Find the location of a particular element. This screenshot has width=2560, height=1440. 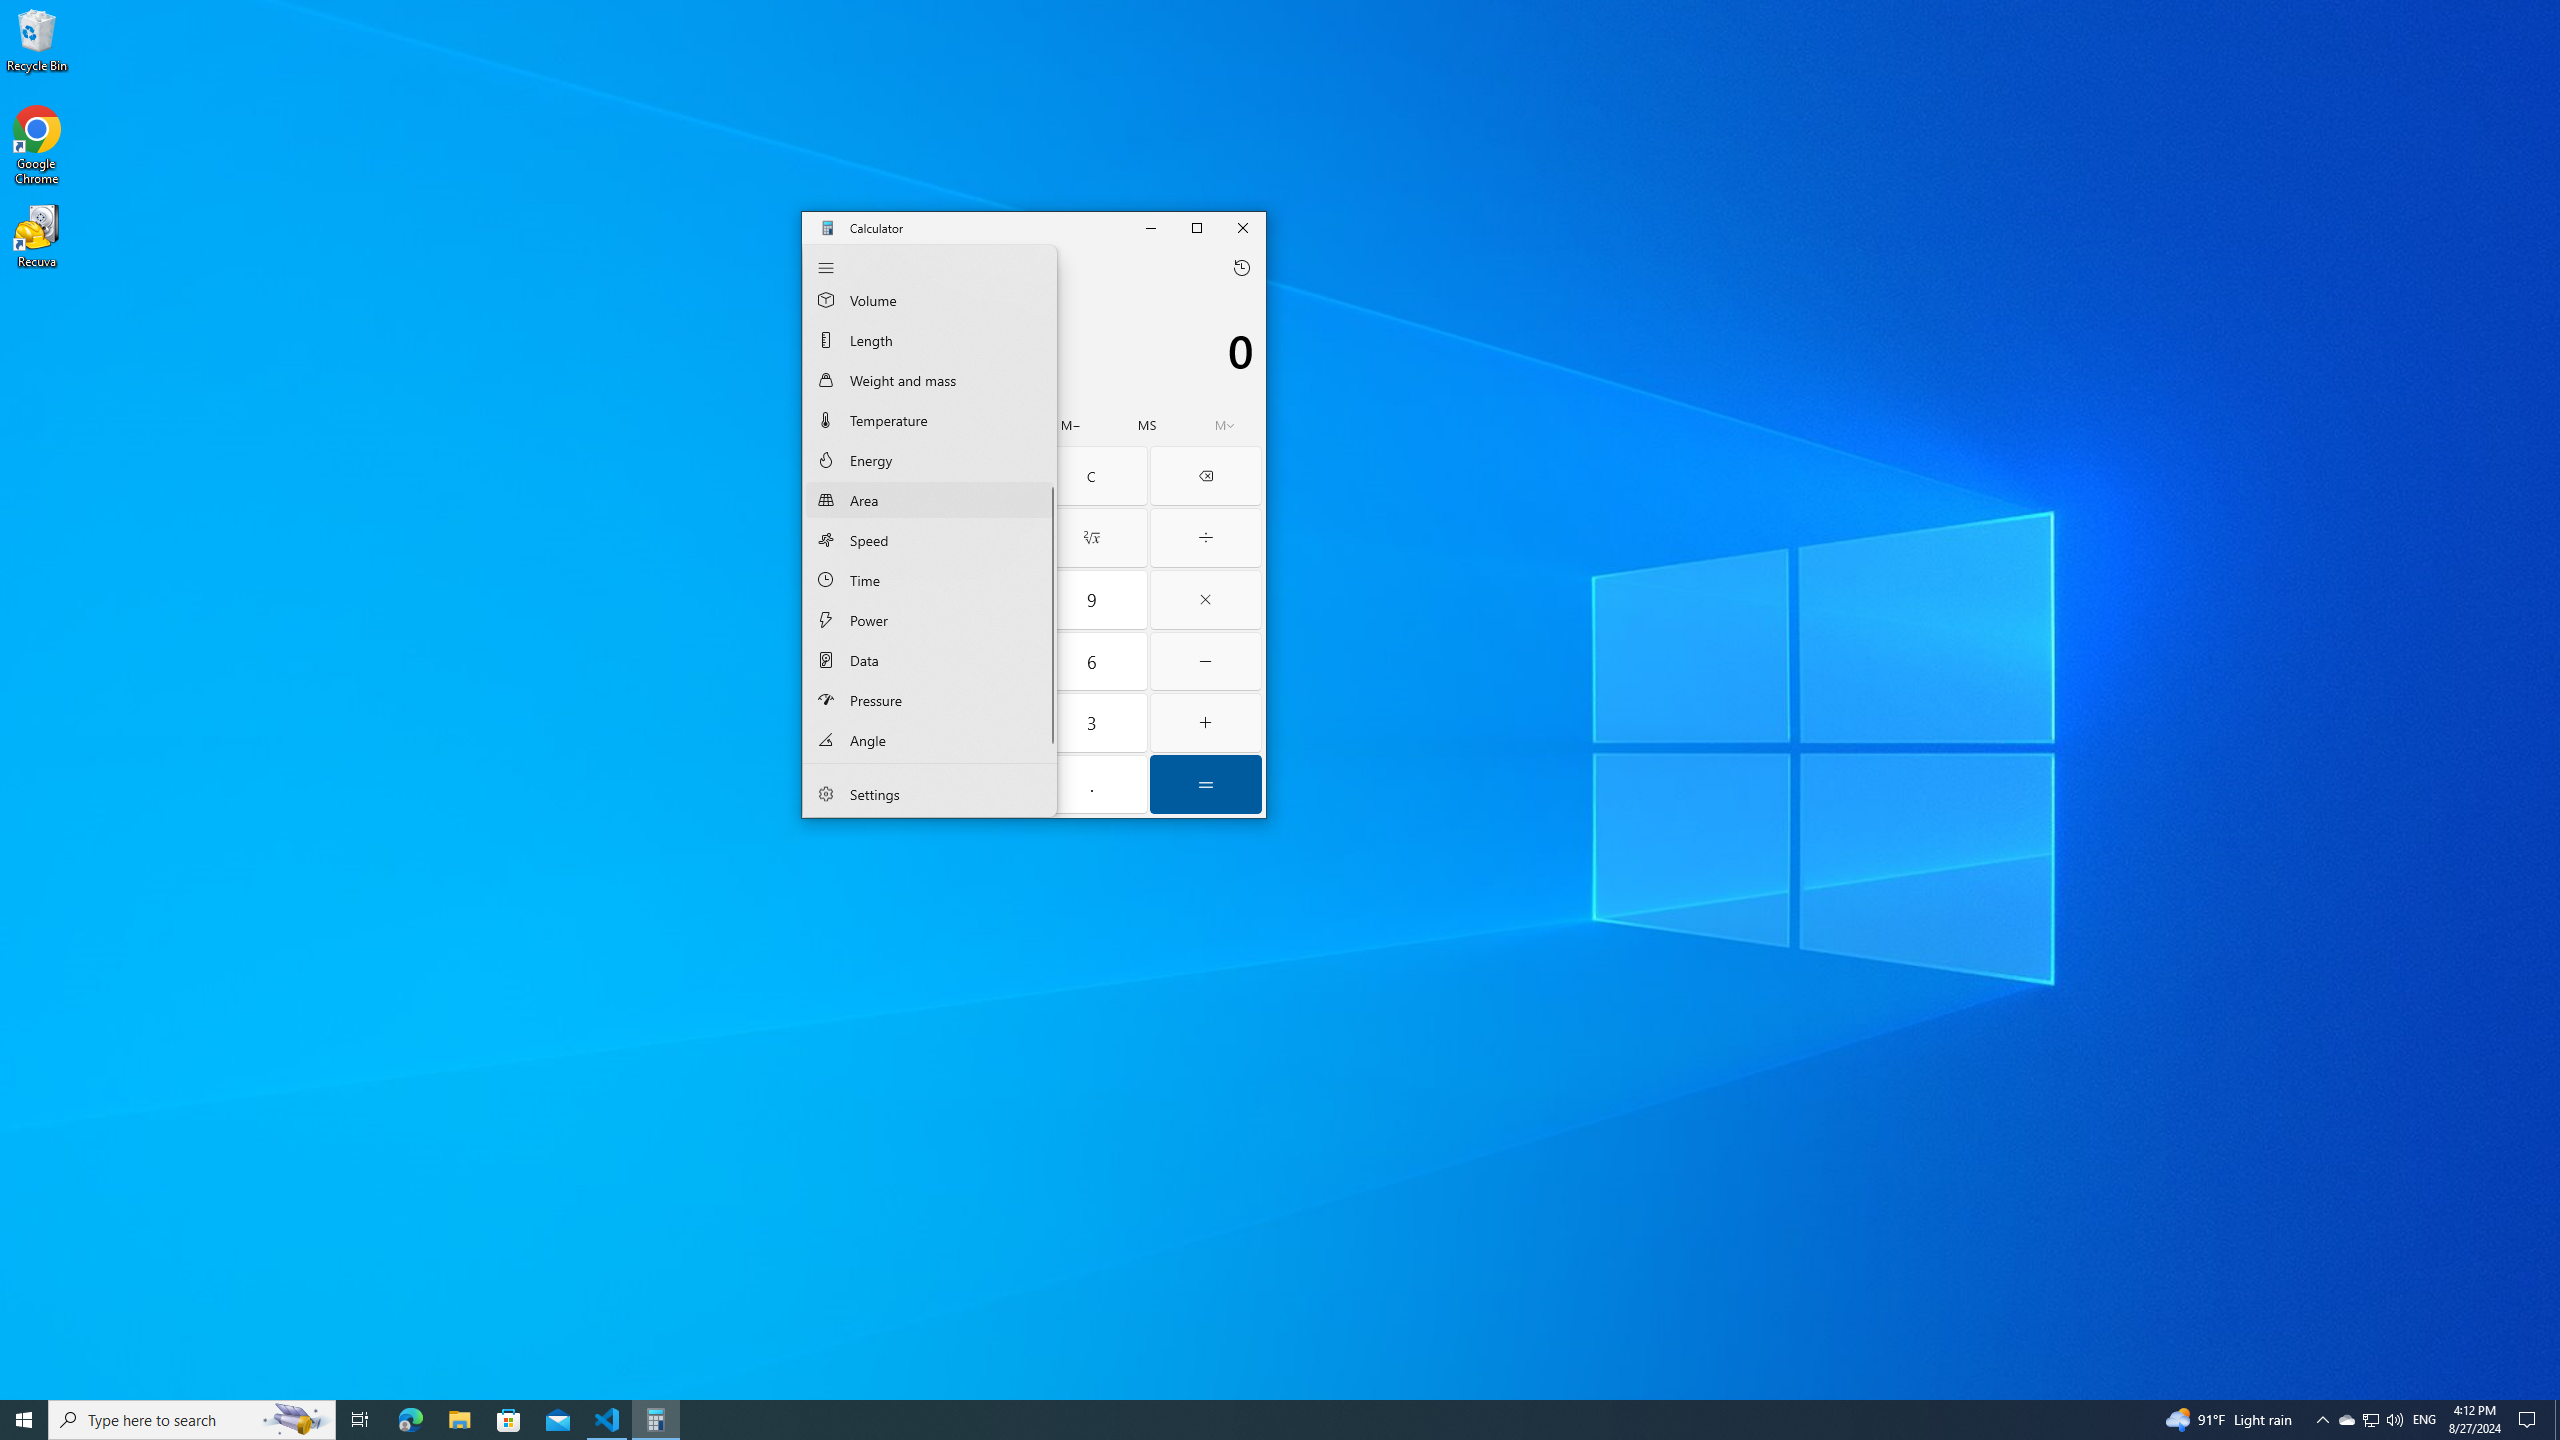

'Backspace' is located at coordinates (1204, 474).